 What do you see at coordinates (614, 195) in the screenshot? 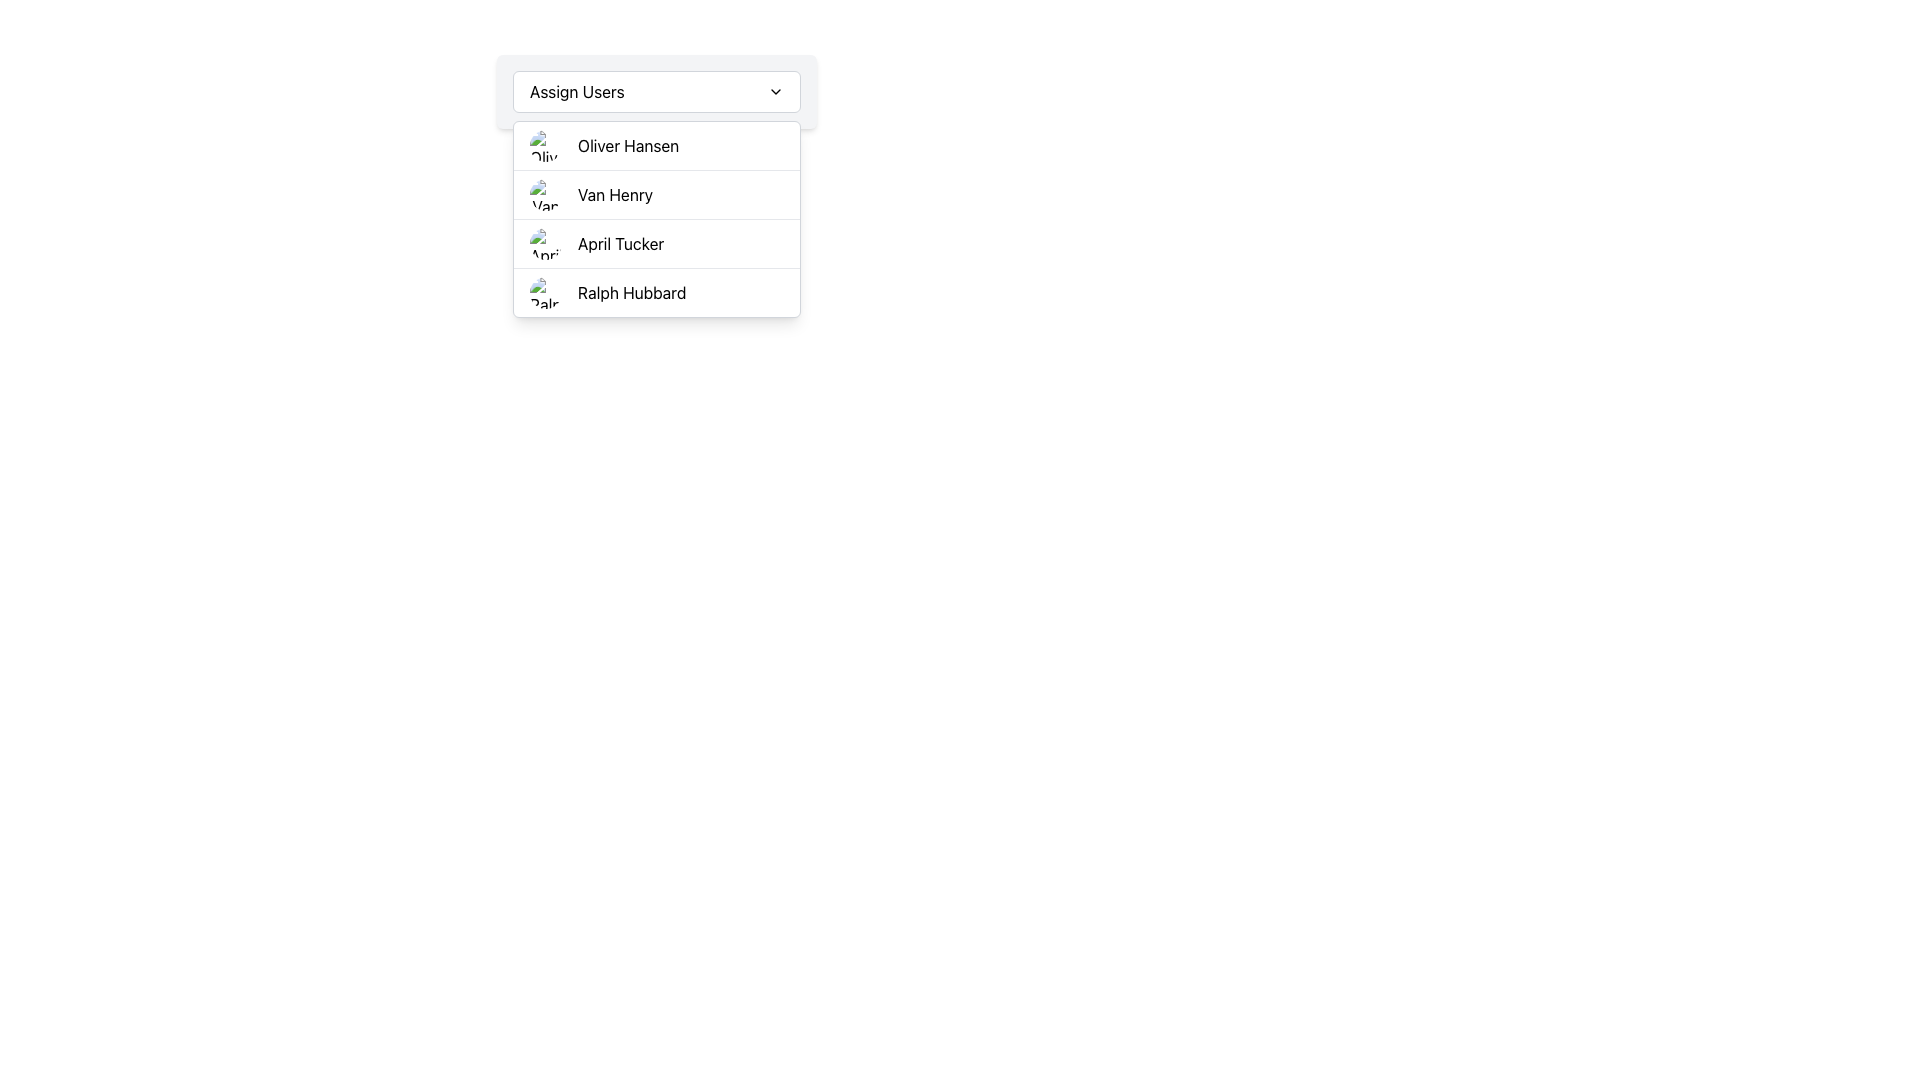
I see `the text label displaying 'Van Henry' in the dropdown list` at bounding box center [614, 195].